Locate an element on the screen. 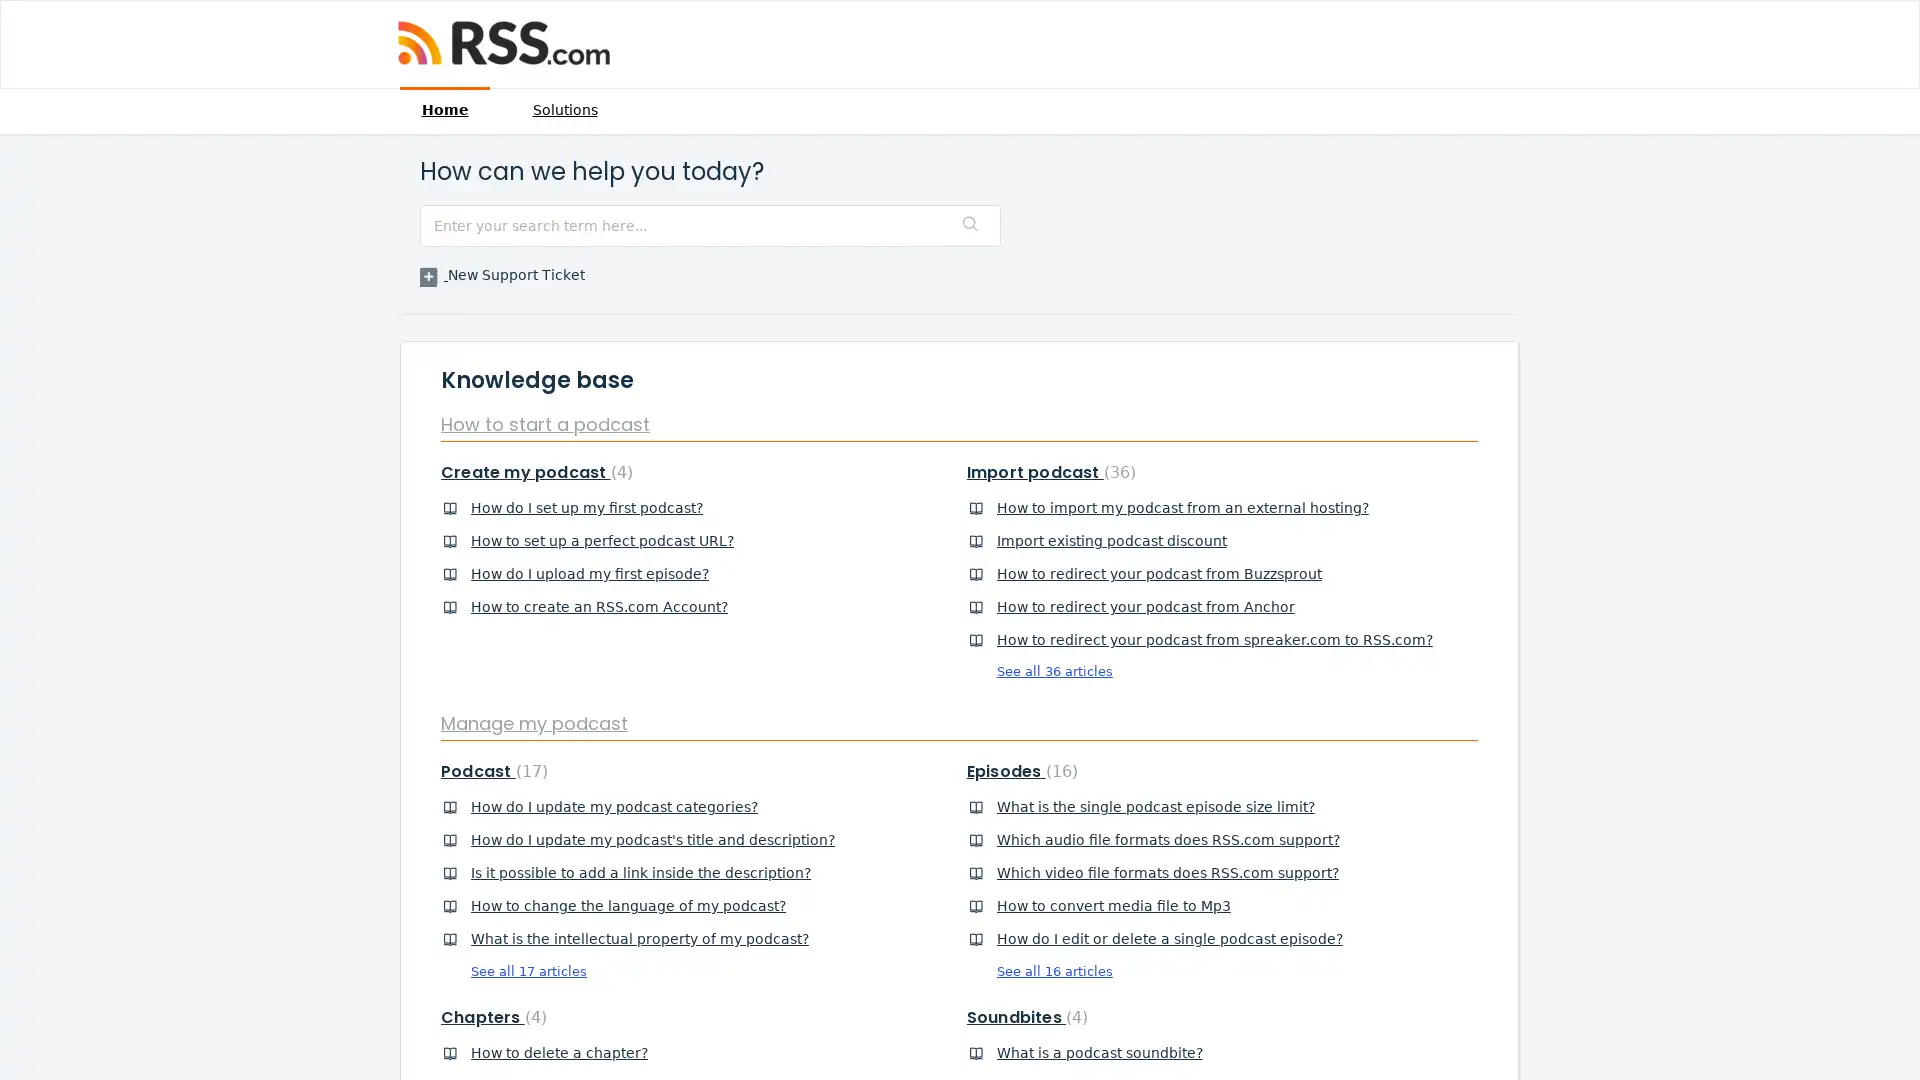 The height and width of the screenshot is (1080, 1920). Search is located at coordinates (969, 225).